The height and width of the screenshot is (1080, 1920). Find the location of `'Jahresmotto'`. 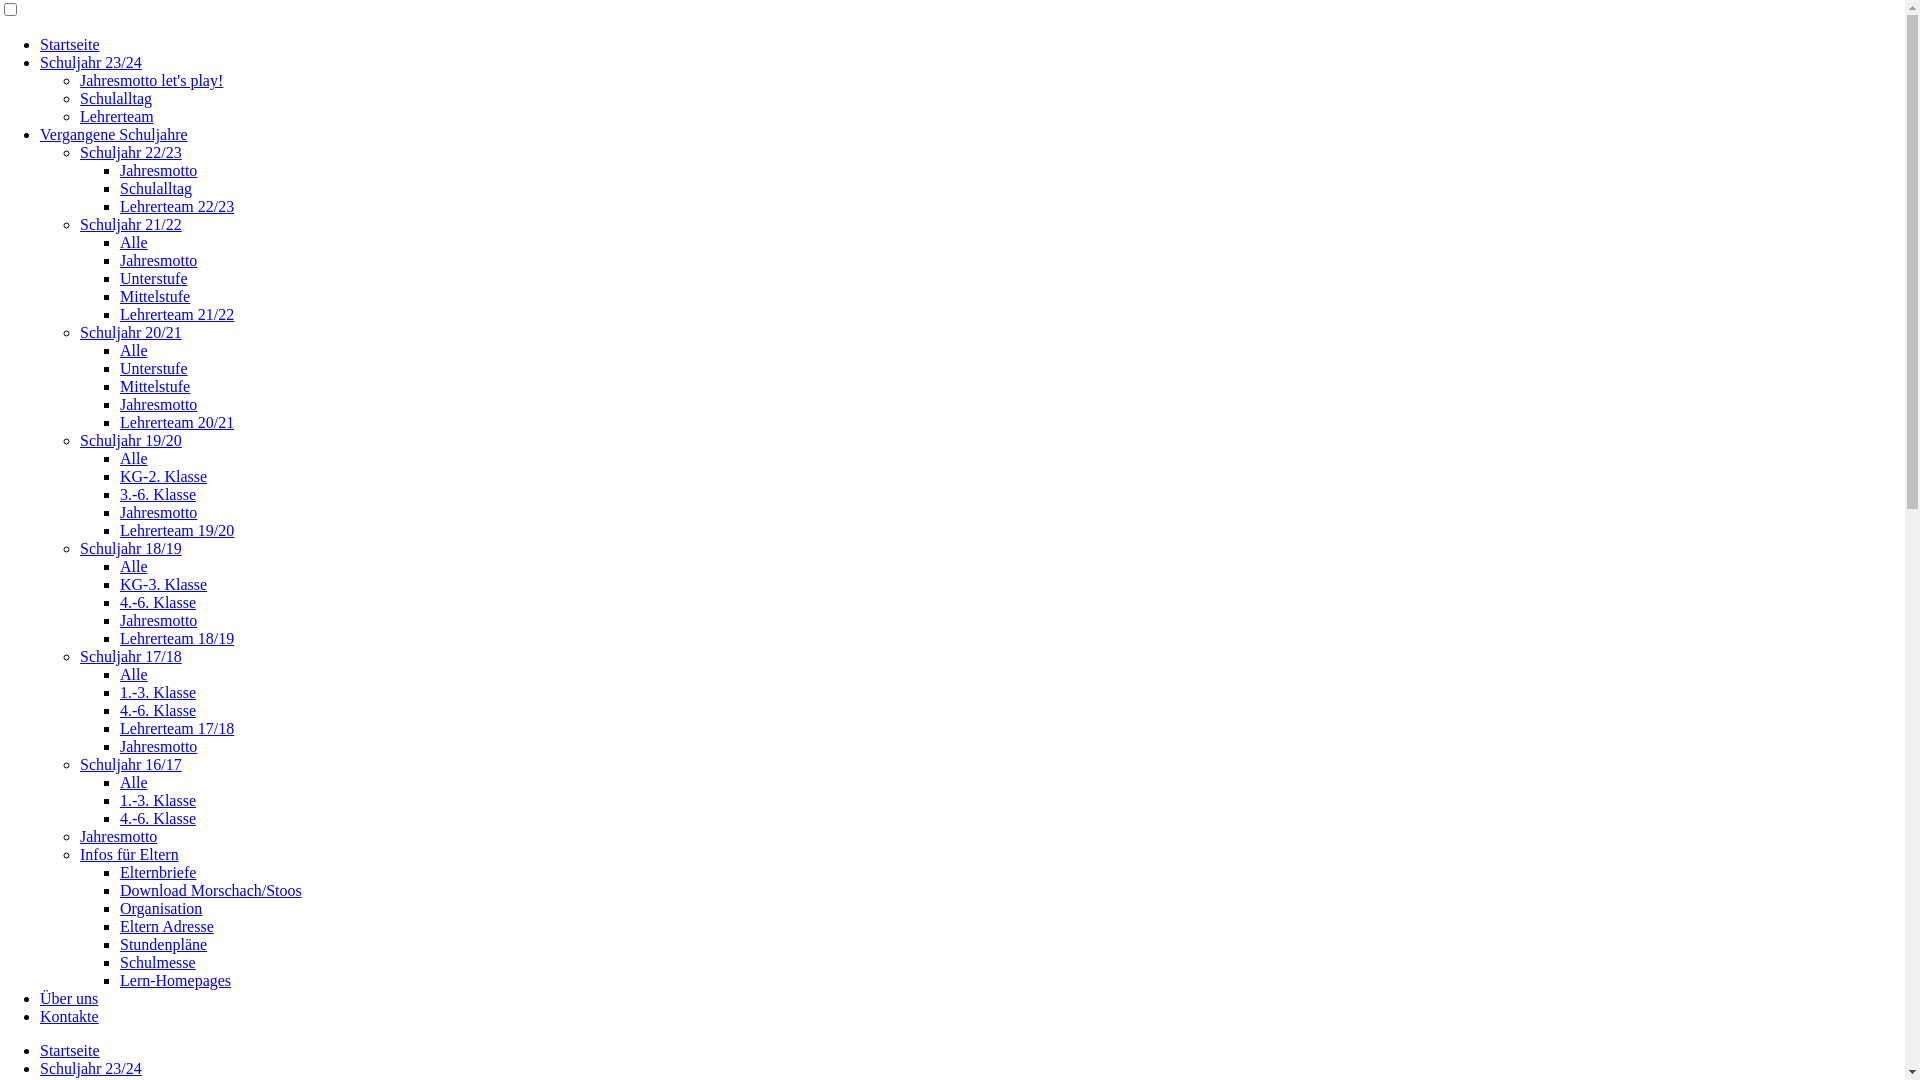

'Jahresmotto' is located at coordinates (119, 511).